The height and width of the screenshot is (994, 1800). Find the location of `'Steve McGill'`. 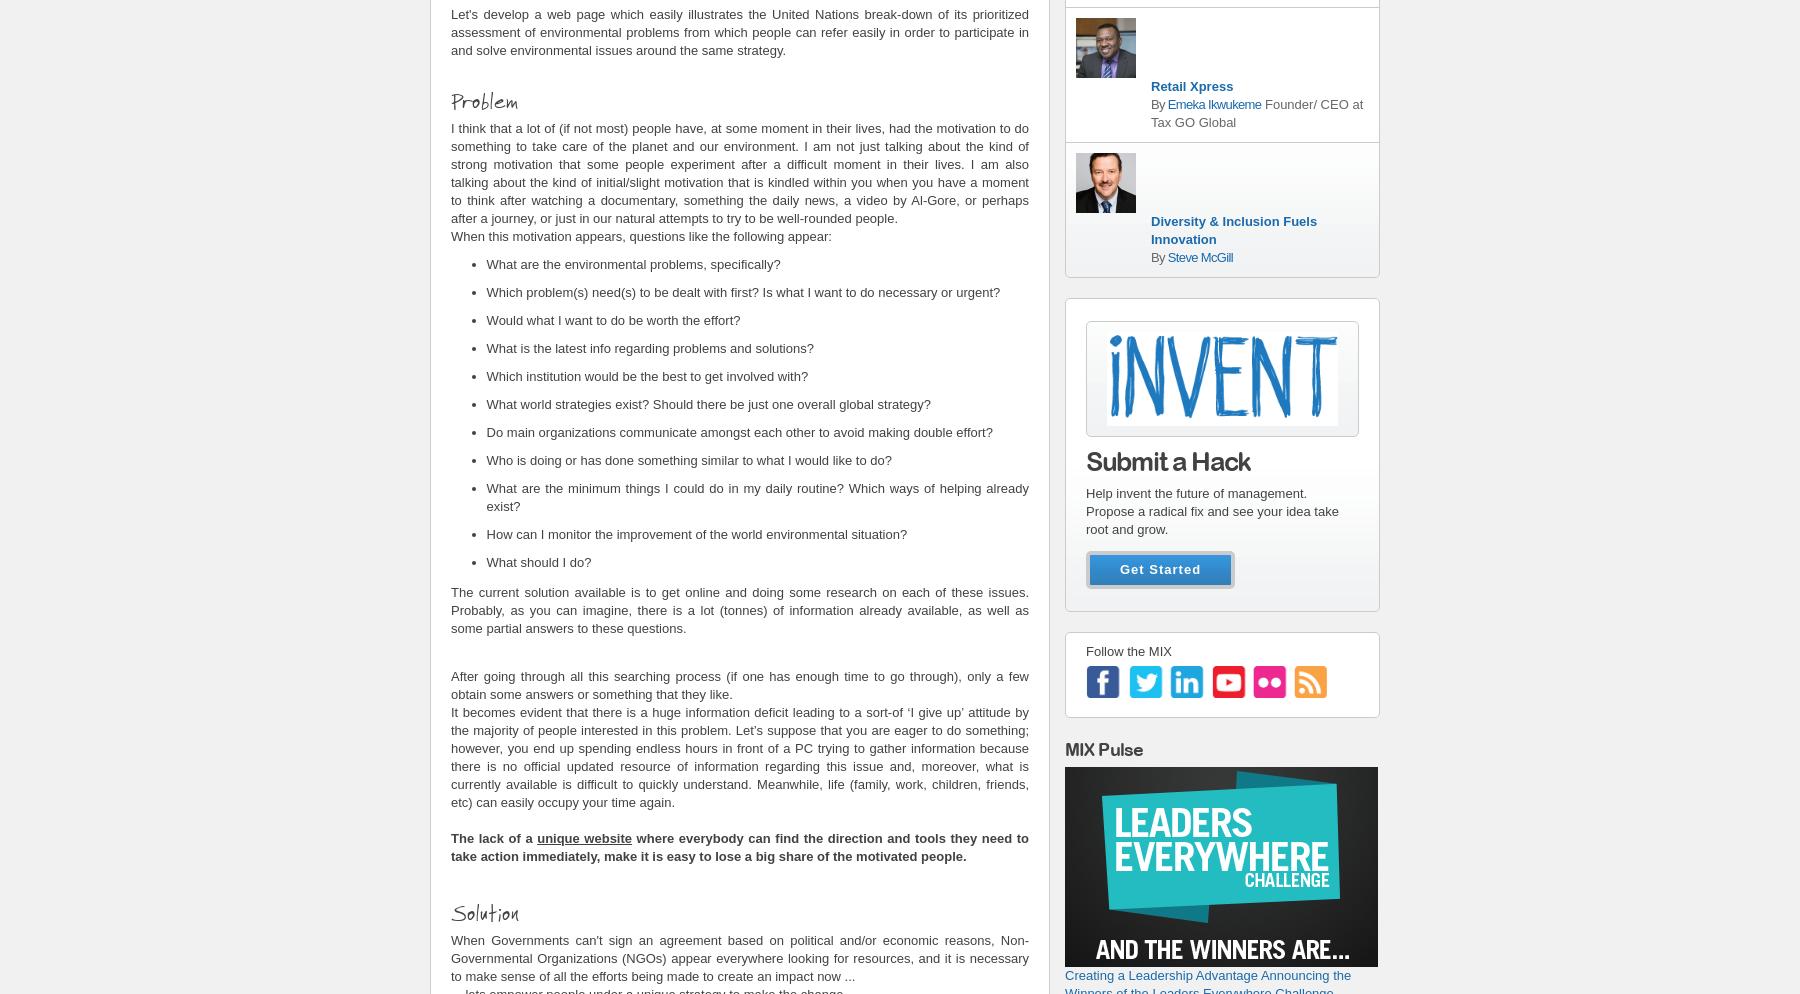

'Steve McGill' is located at coordinates (1199, 255).